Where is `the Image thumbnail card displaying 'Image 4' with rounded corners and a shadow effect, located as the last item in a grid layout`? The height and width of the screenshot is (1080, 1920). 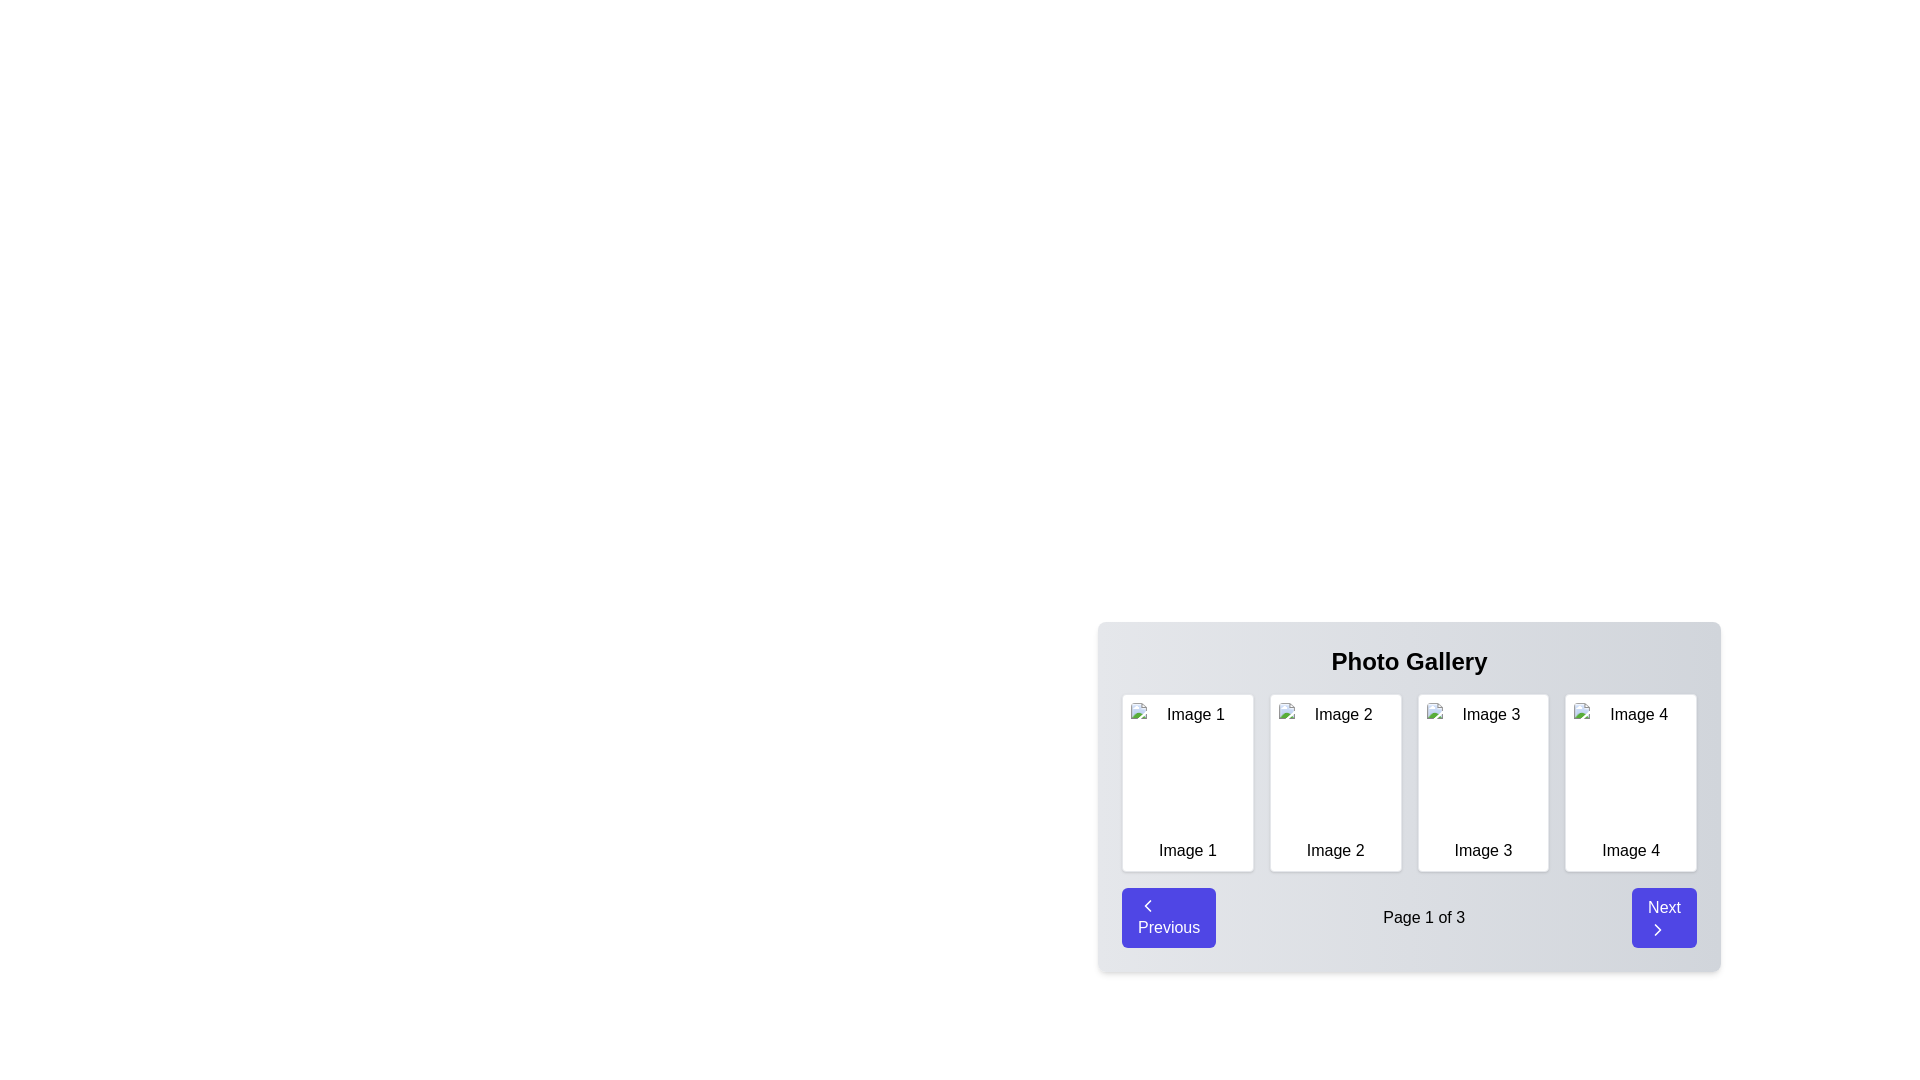
the Image thumbnail card displaying 'Image 4' with rounded corners and a shadow effect, located as the last item in a grid layout is located at coordinates (1631, 782).